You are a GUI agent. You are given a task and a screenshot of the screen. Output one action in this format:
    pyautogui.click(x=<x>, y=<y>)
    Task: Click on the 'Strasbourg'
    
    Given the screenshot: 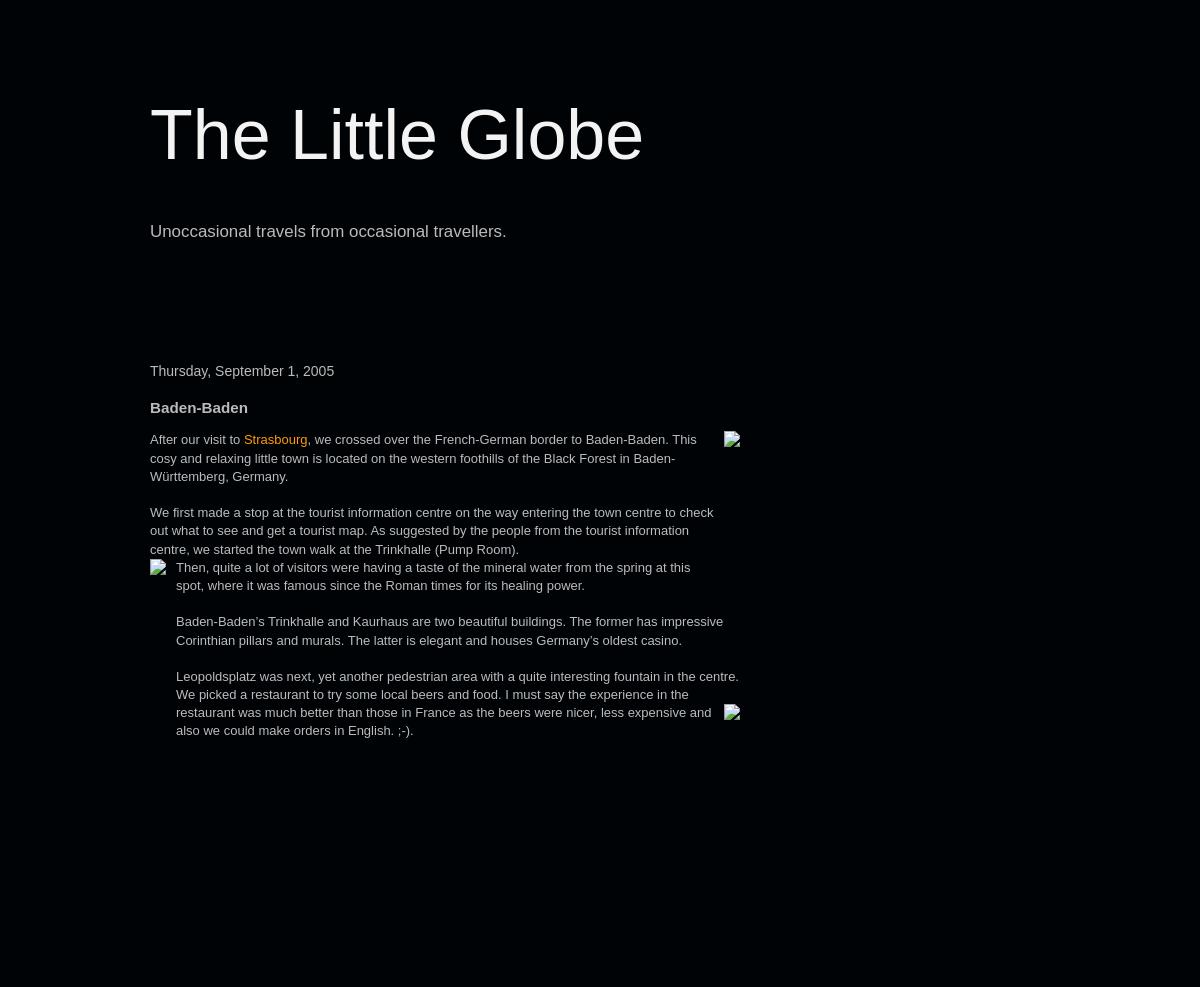 What is the action you would take?
    pyautogui.click(x=274, y=438)
    